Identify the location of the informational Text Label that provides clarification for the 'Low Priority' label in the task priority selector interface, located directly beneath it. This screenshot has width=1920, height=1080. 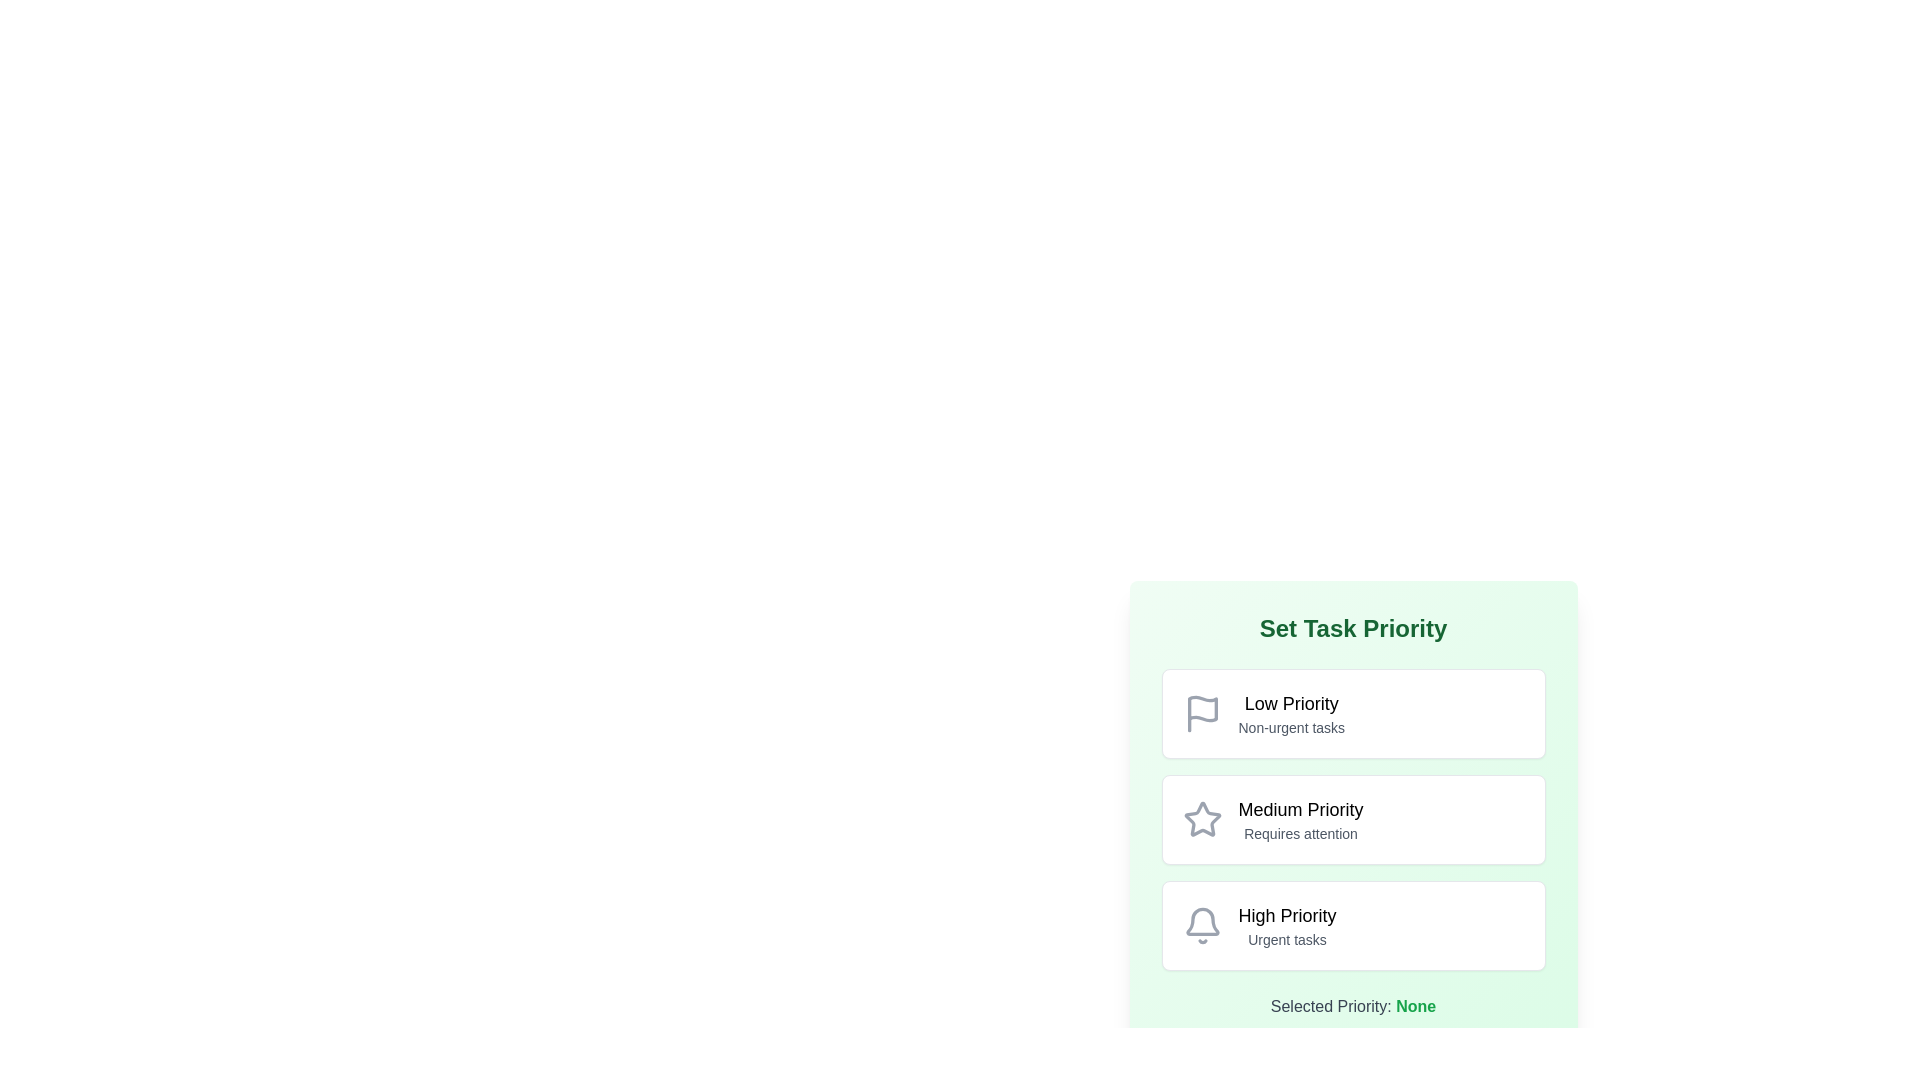
(1291, 728).